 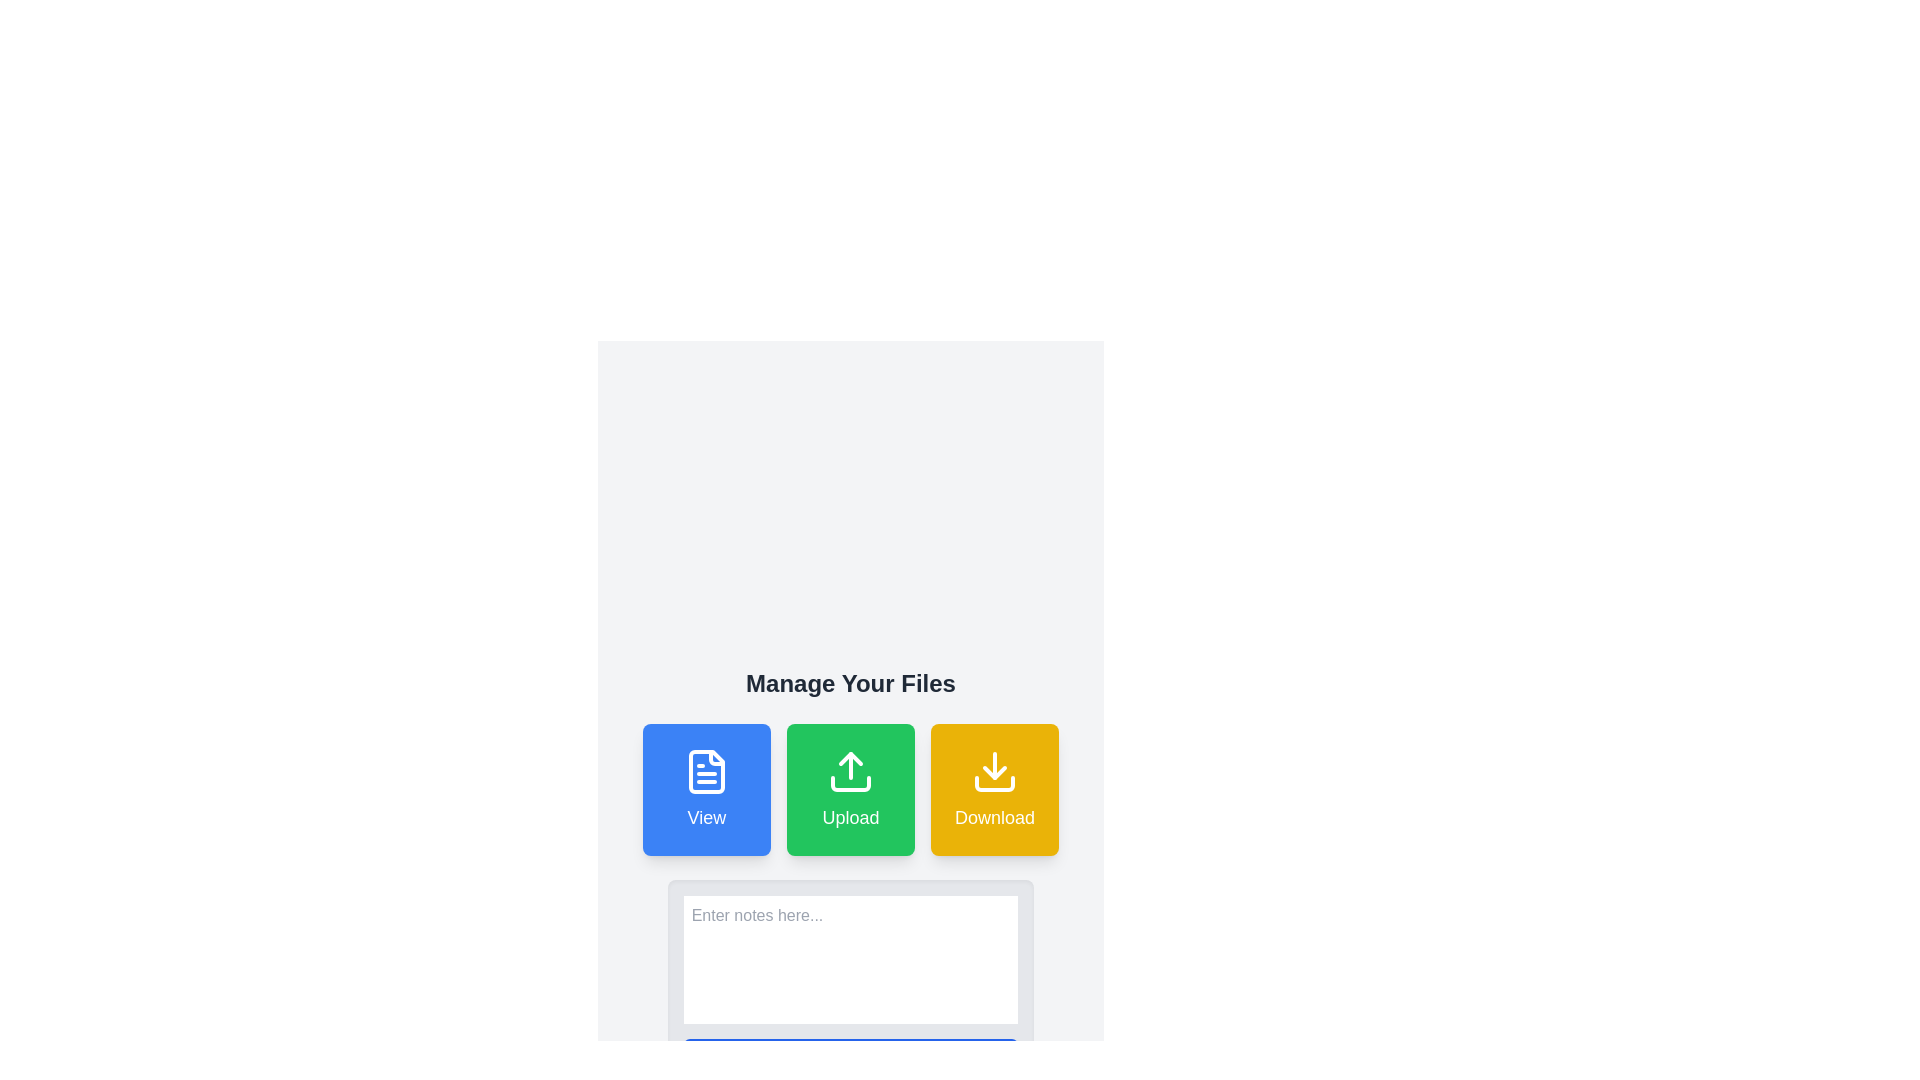 What do you see at coordinates (706, 770) in the screenshot?
I see `the 'View' icon, which is located at the center of the blue button labeled 'View' beneath the title 'Manage Your Files'` at bounding box center [706, 770].